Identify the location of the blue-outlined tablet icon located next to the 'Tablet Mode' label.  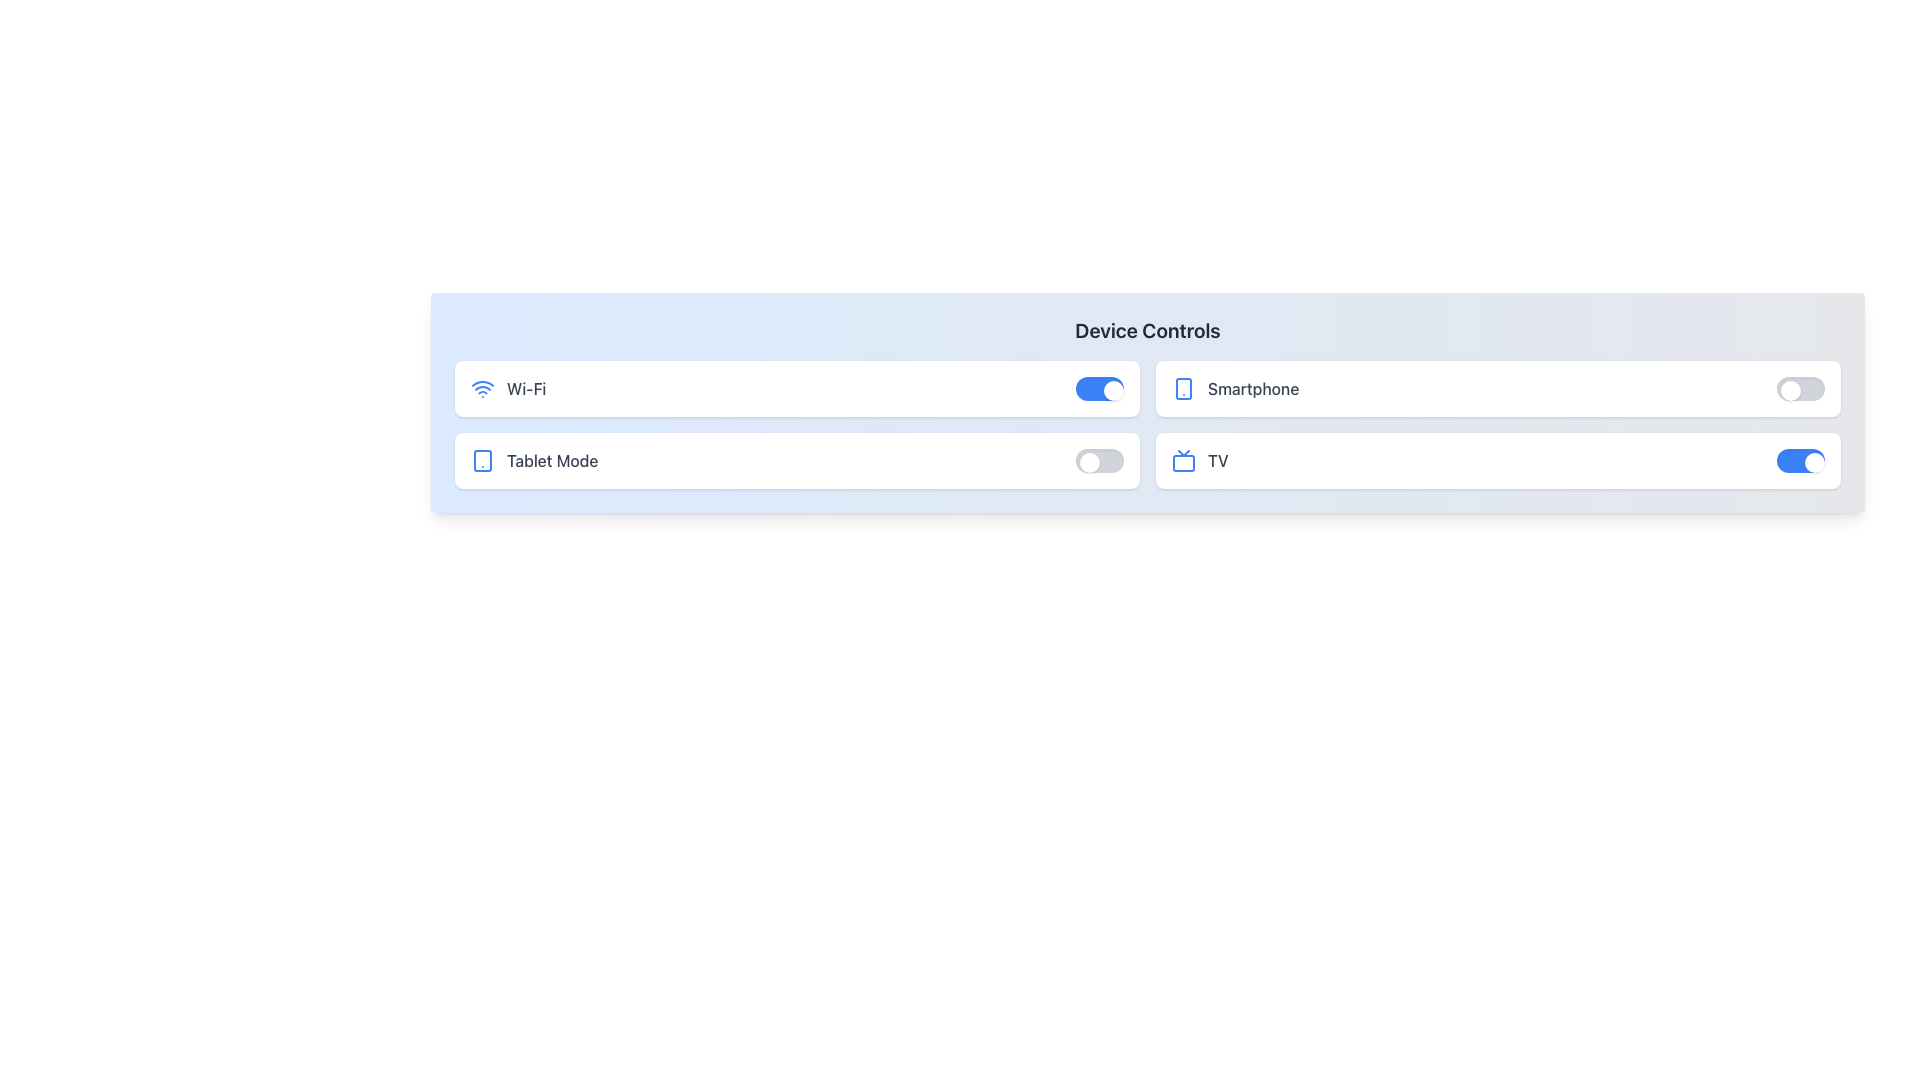
(483, 461).